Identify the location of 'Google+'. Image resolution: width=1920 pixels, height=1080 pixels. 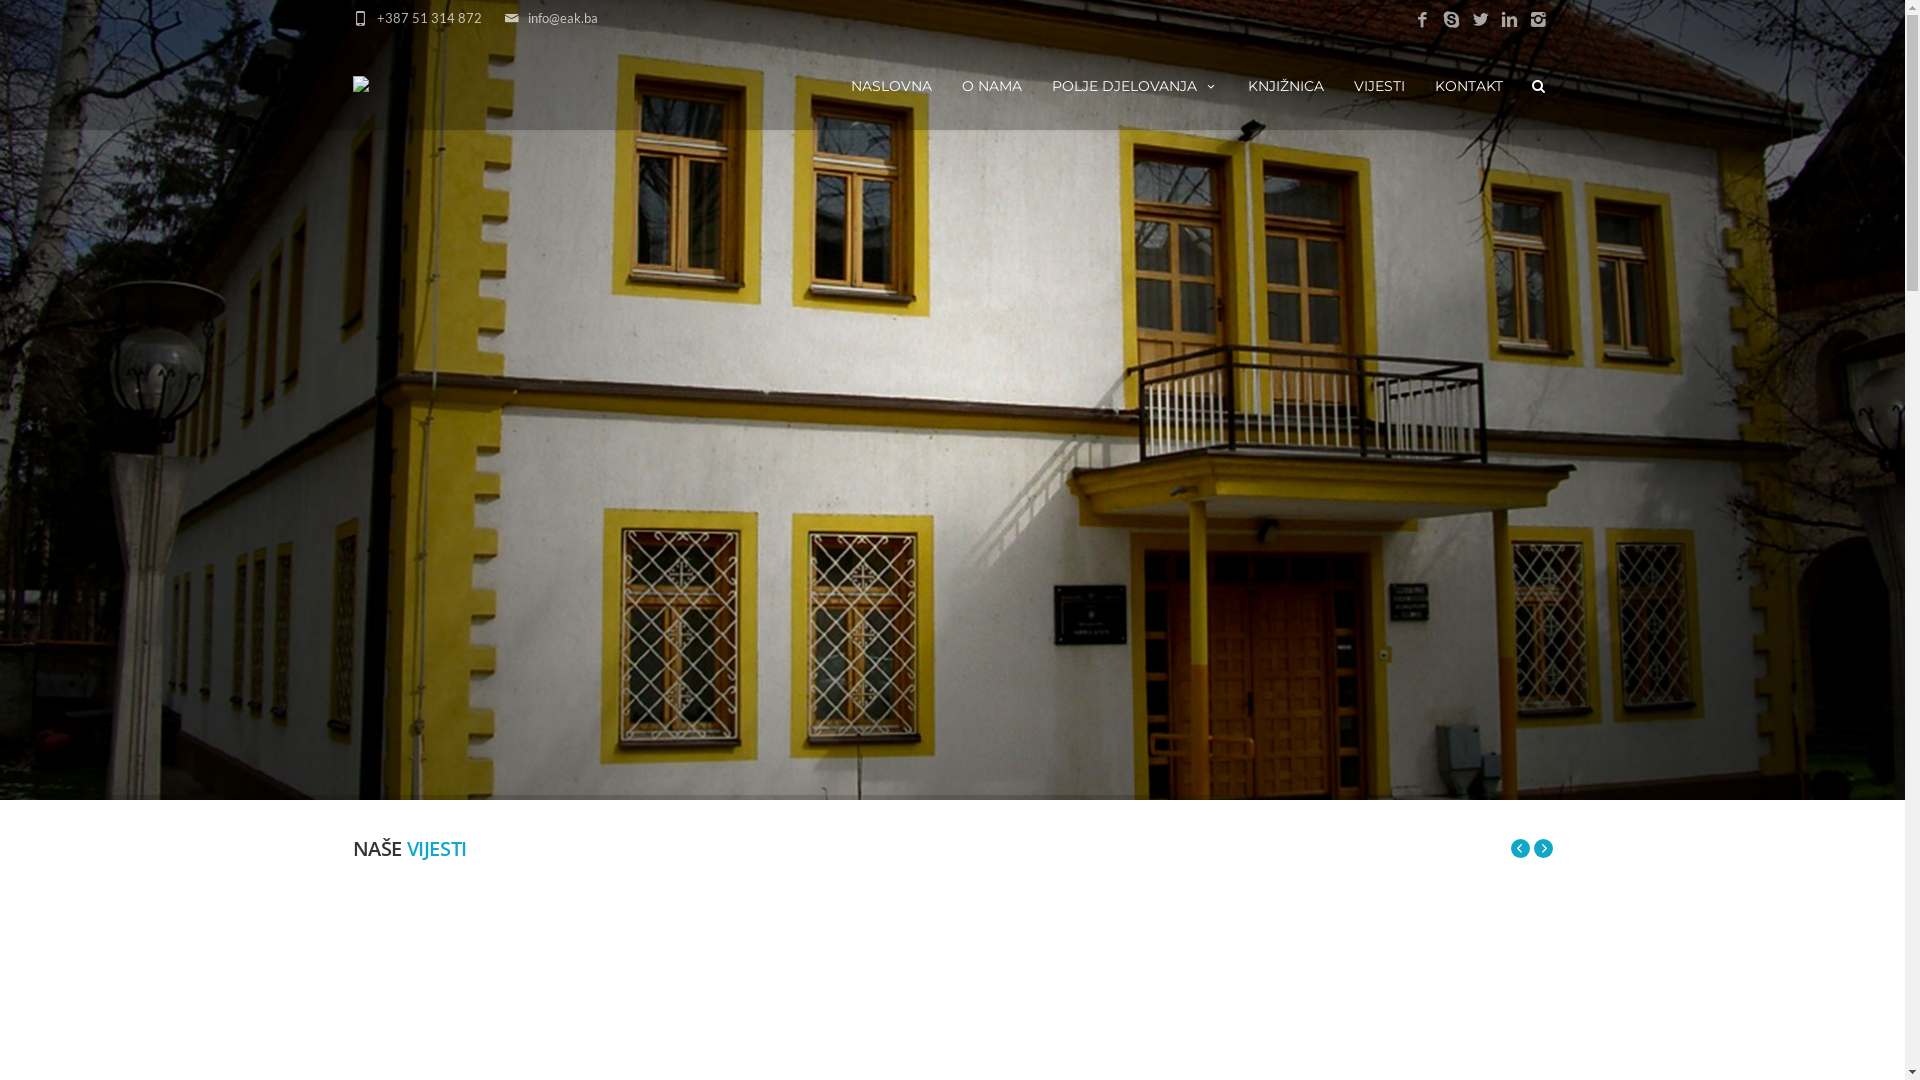
(1376, 1043).